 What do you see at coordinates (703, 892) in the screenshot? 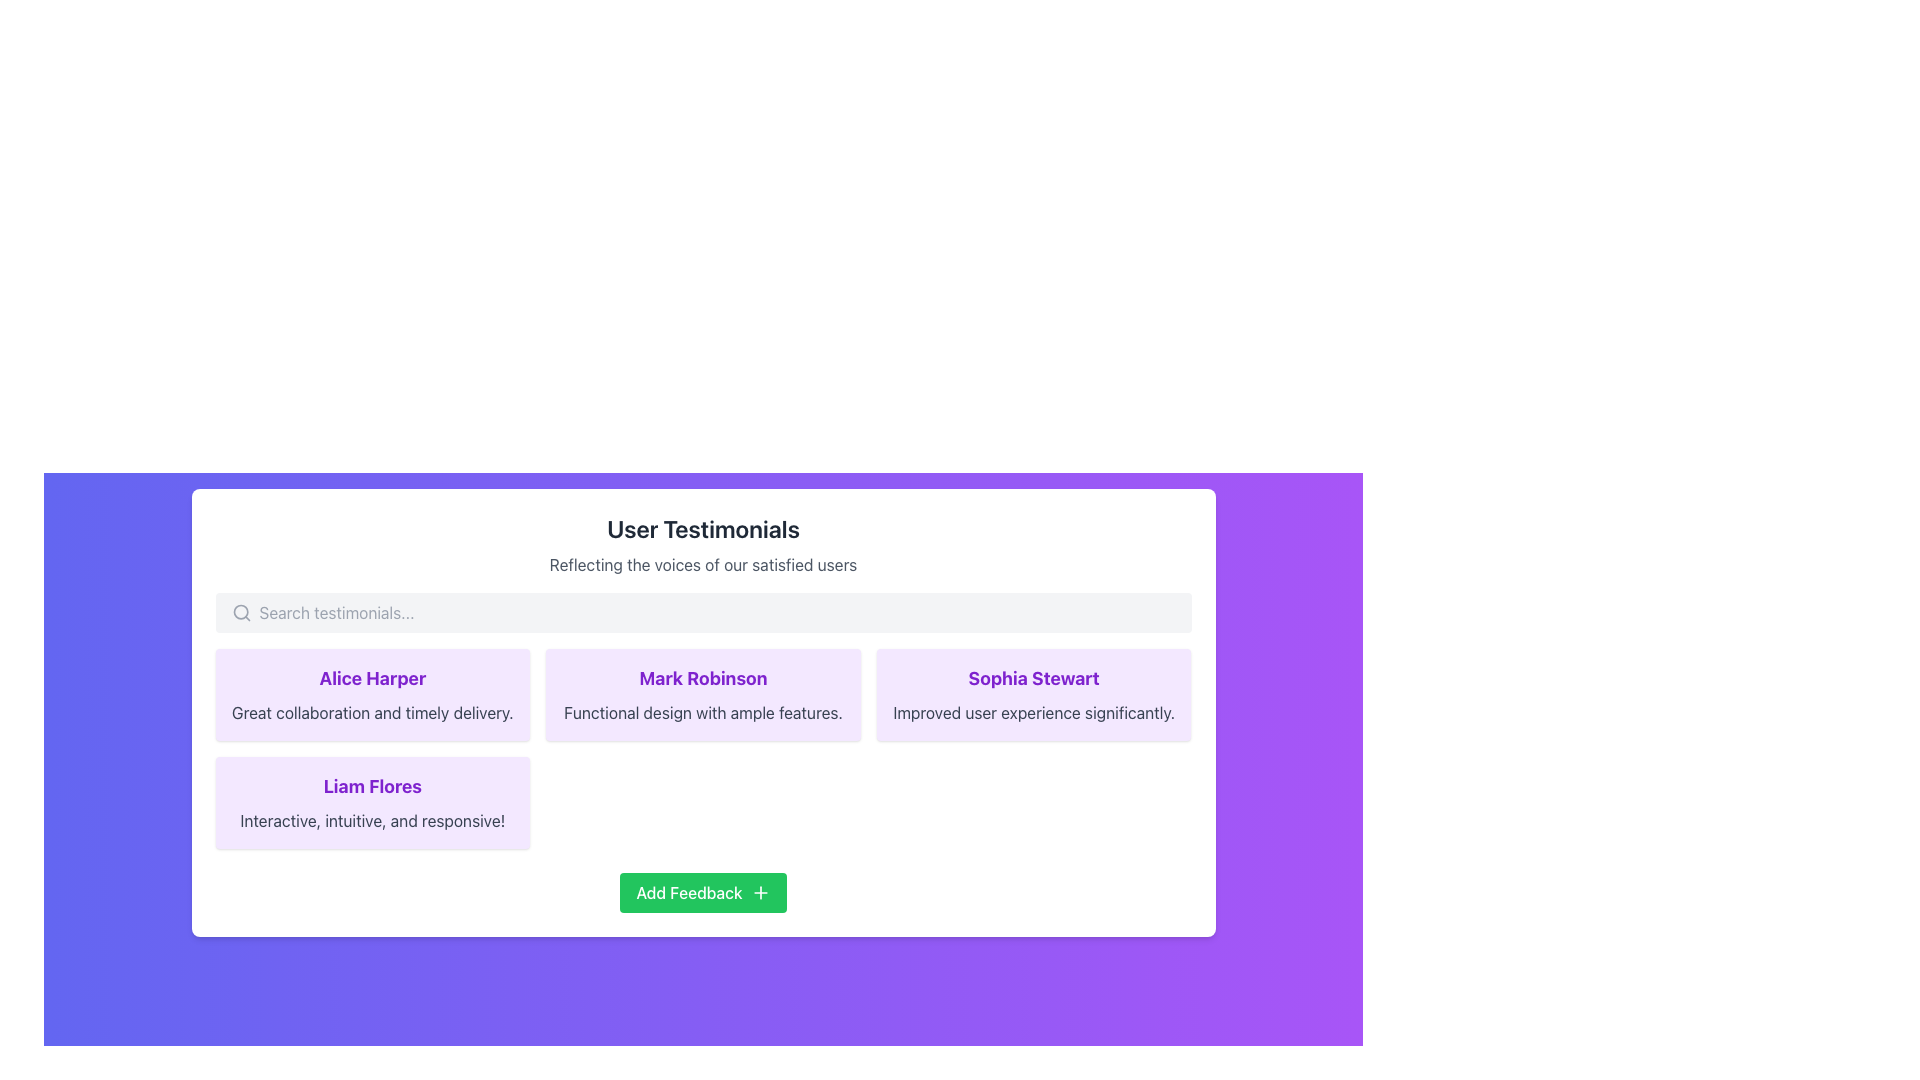
I see `the feedback submission button located at the bottom center of the UI card displaying user testimonials` at bounding box center [703, 892].